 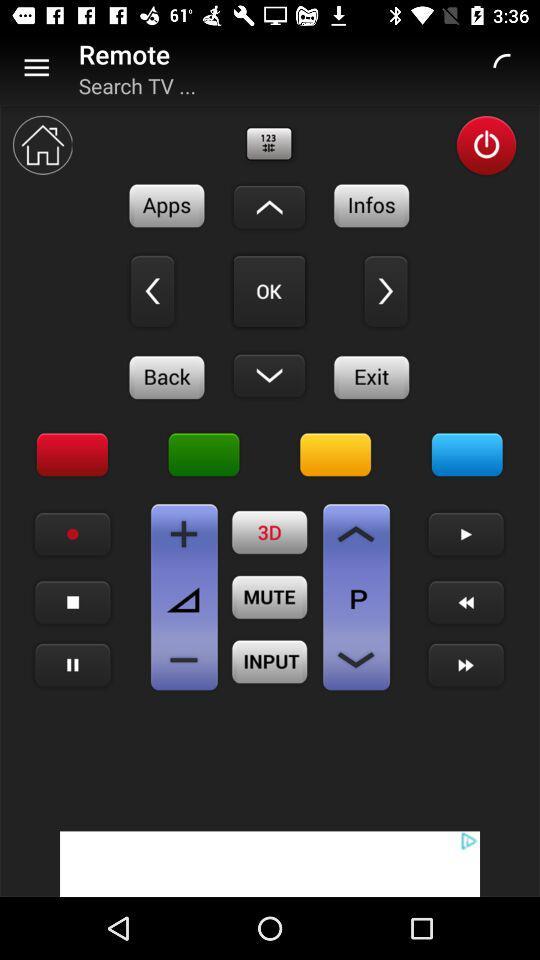 What do you see at coordinates (485, 144) in the screenshot?
I see `switch off the button` at bounding box center [485, 144].